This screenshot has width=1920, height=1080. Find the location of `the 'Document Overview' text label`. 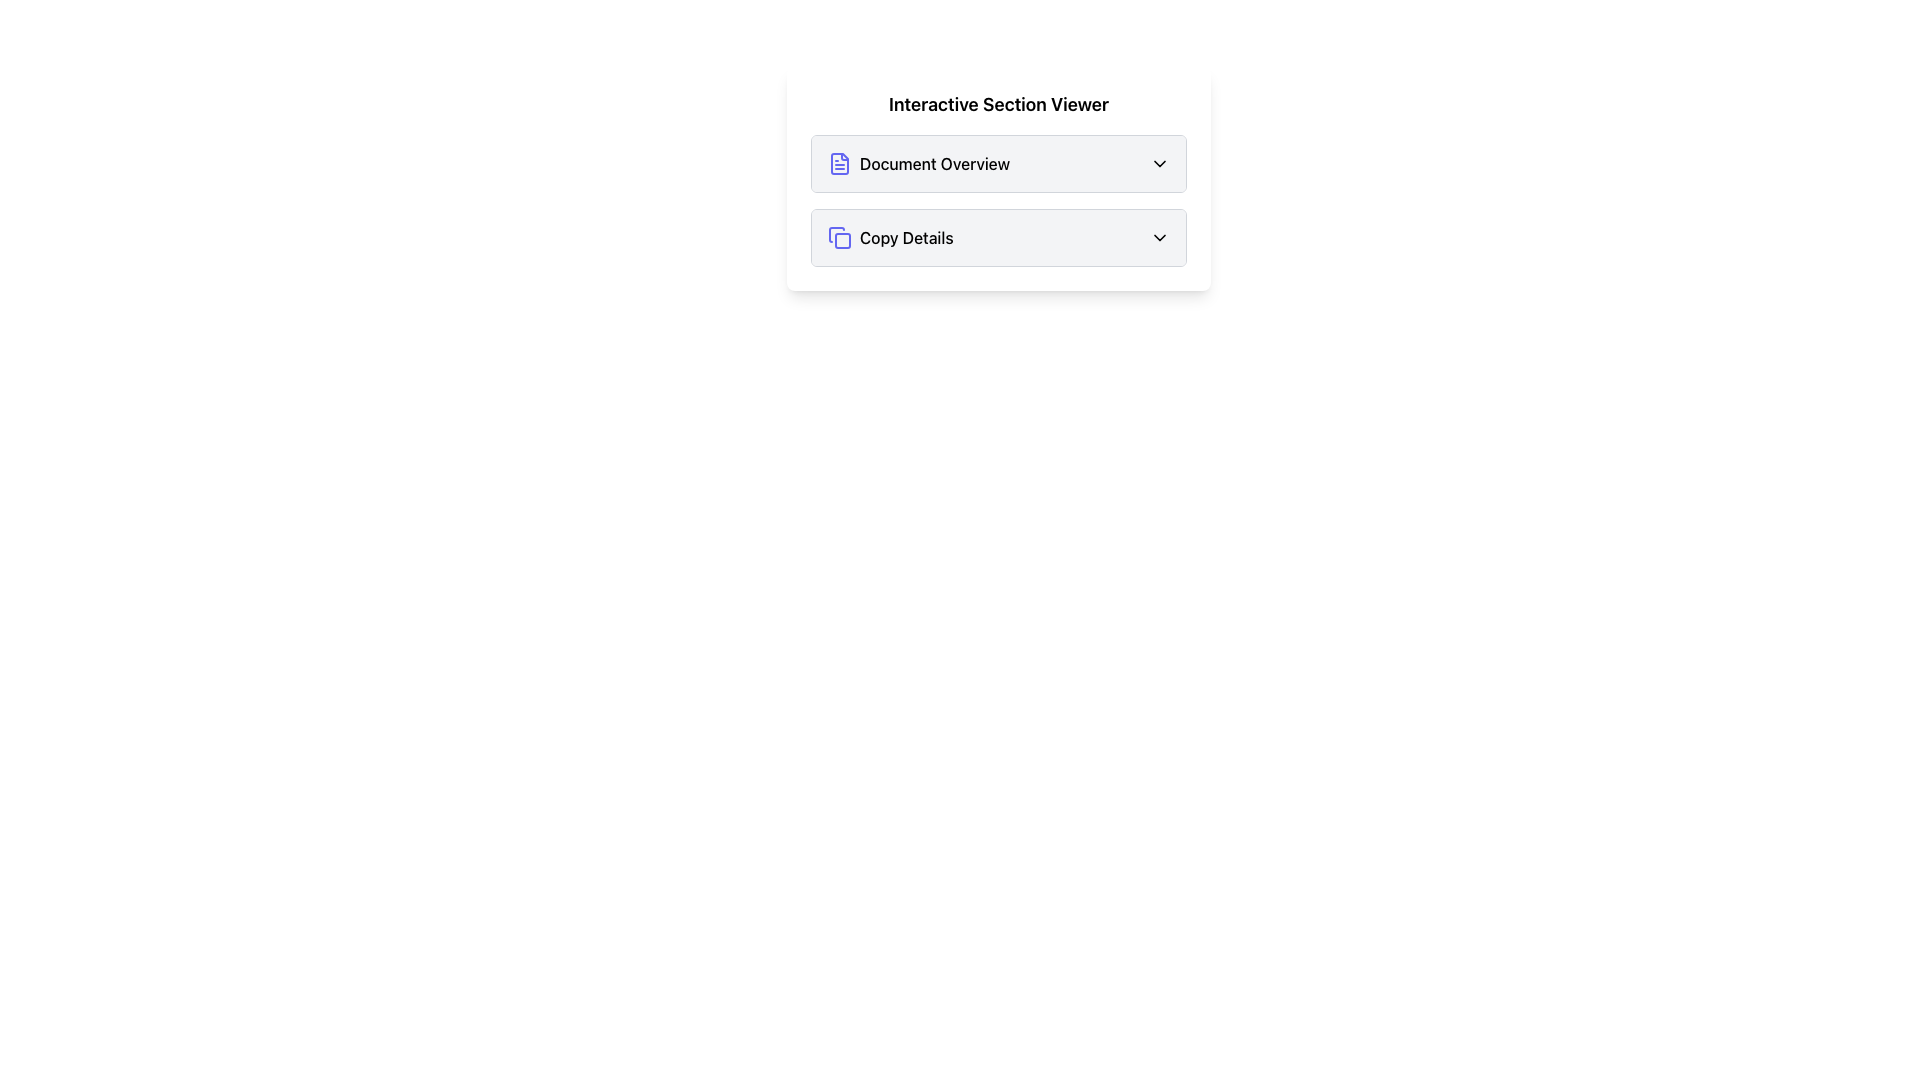

the 'Document Overview' text label is located at coordinates (934, 163).